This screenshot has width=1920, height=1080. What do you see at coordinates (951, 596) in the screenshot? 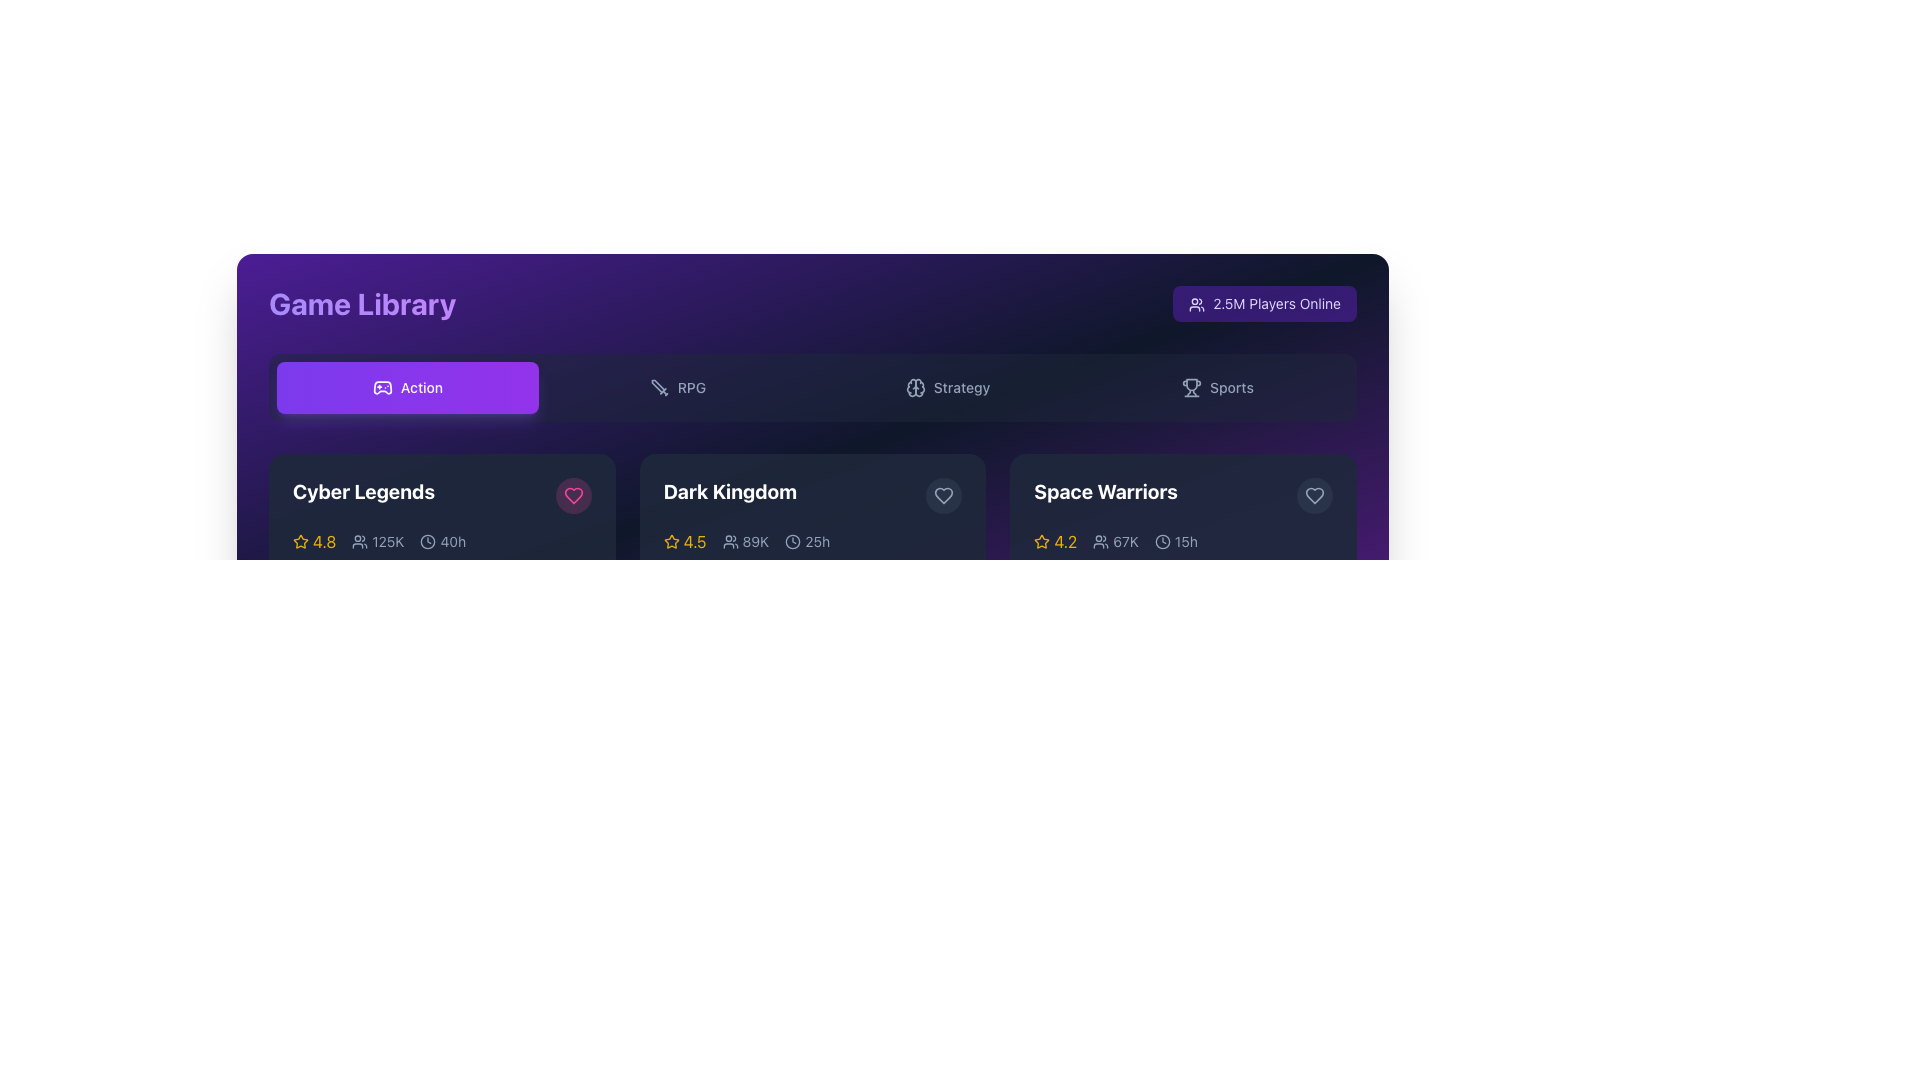
I see `the fourth decorative bar or indicator, which is part of a sequence of five elements positioned horizontally near the bottom center of the interface` at bounding box center [951, 596].